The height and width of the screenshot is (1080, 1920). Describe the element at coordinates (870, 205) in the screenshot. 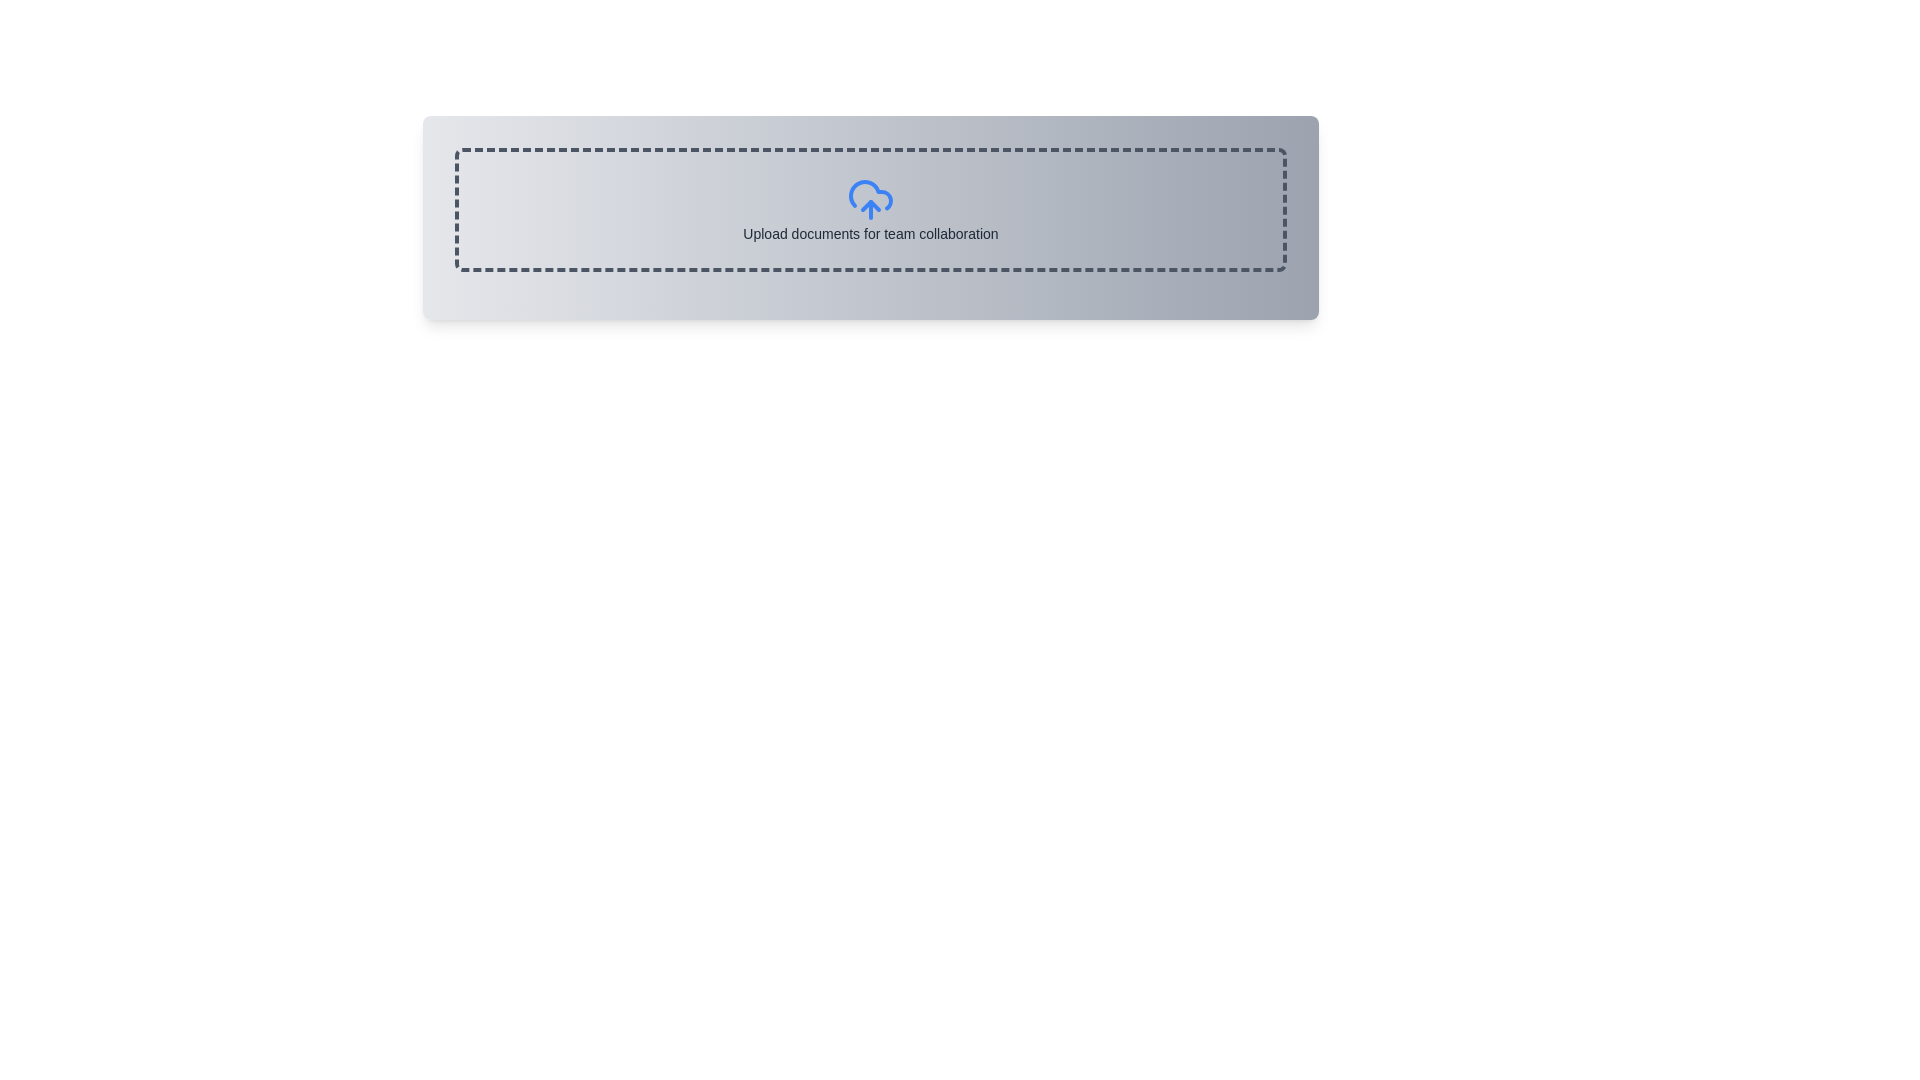

I see `the upward arrow segment of the cloud-shaped icon to trigger further actions related to document upload` at that location.